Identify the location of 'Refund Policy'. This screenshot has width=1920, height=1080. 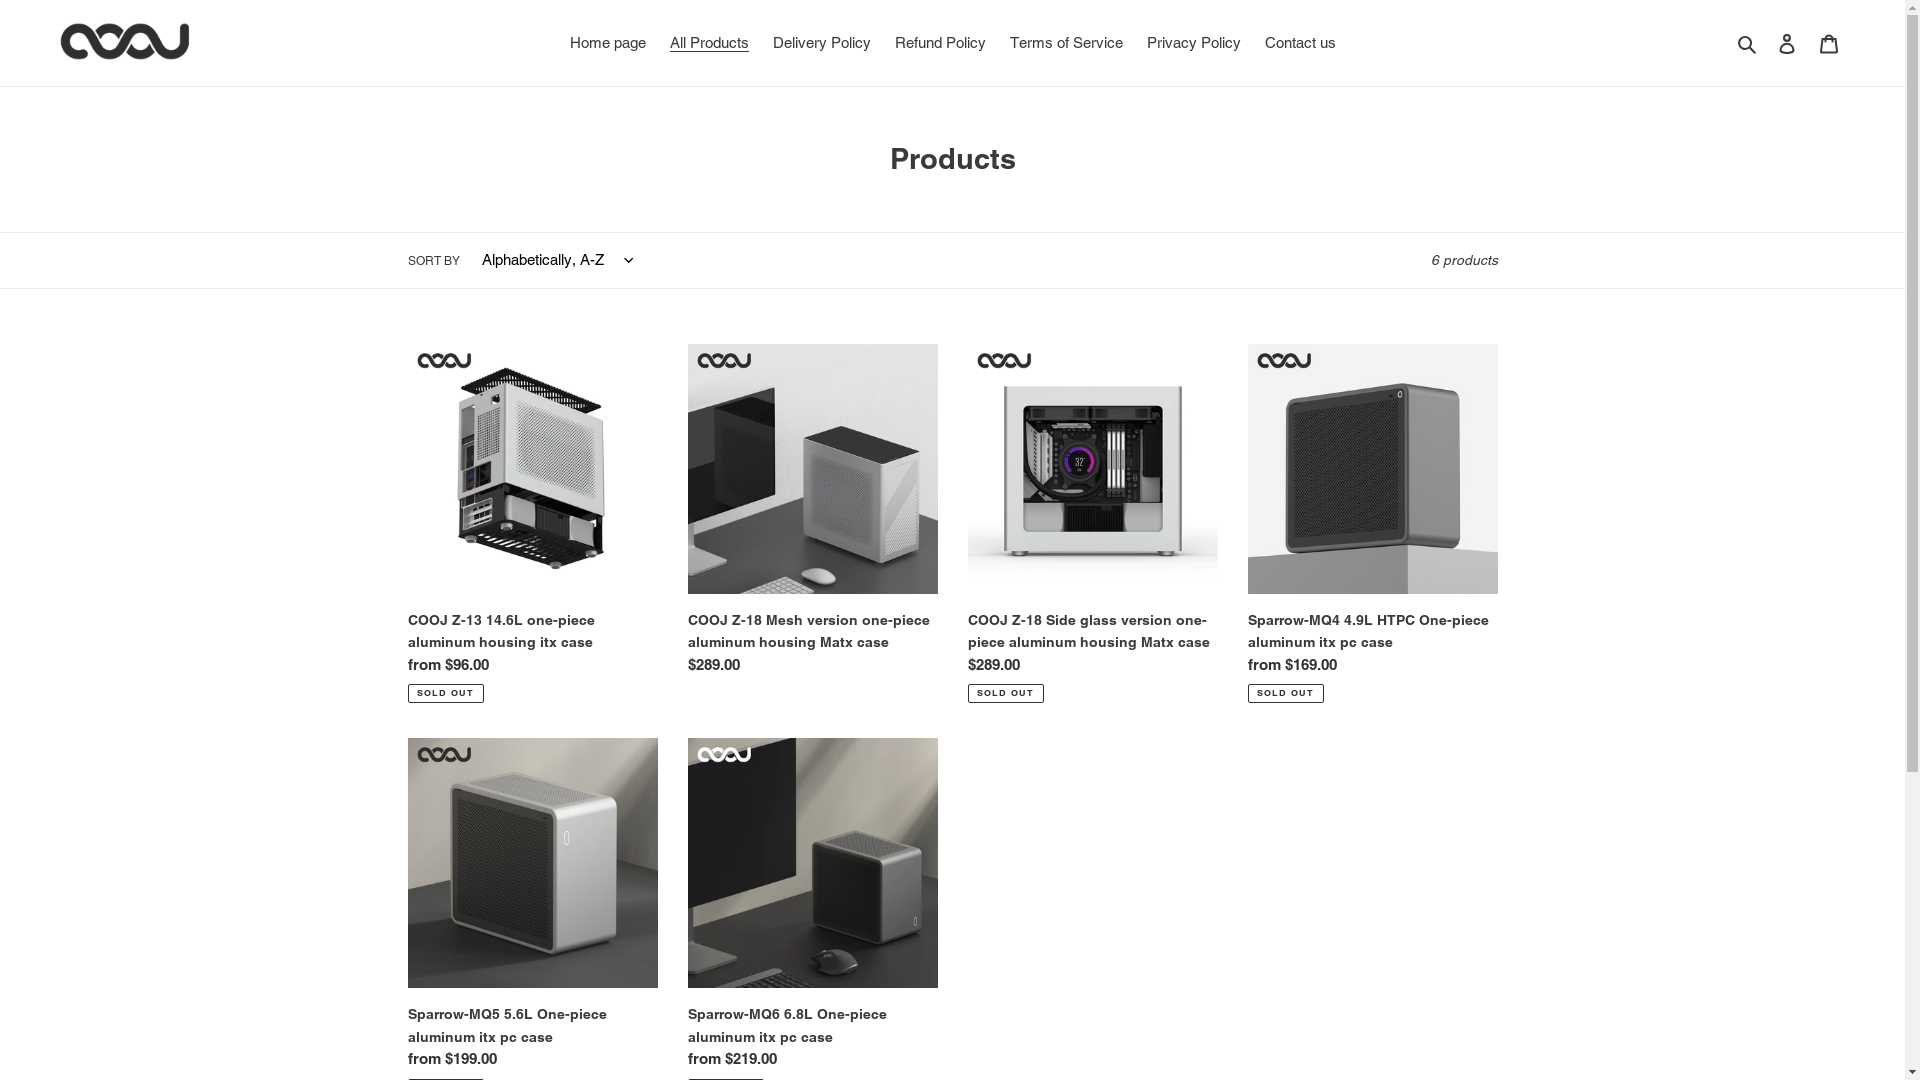
(938, 43).